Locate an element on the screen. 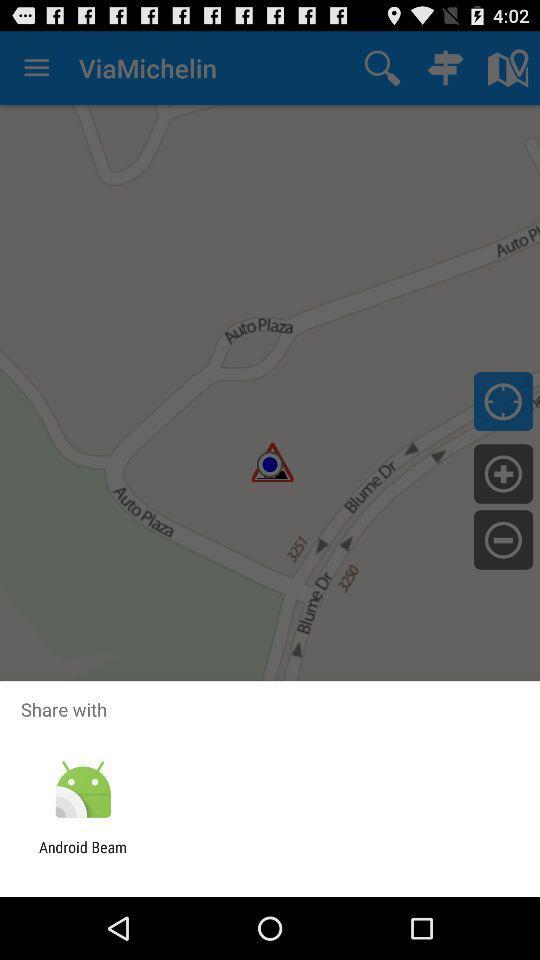  the item below the share with item is located at coordinates (82, 790).